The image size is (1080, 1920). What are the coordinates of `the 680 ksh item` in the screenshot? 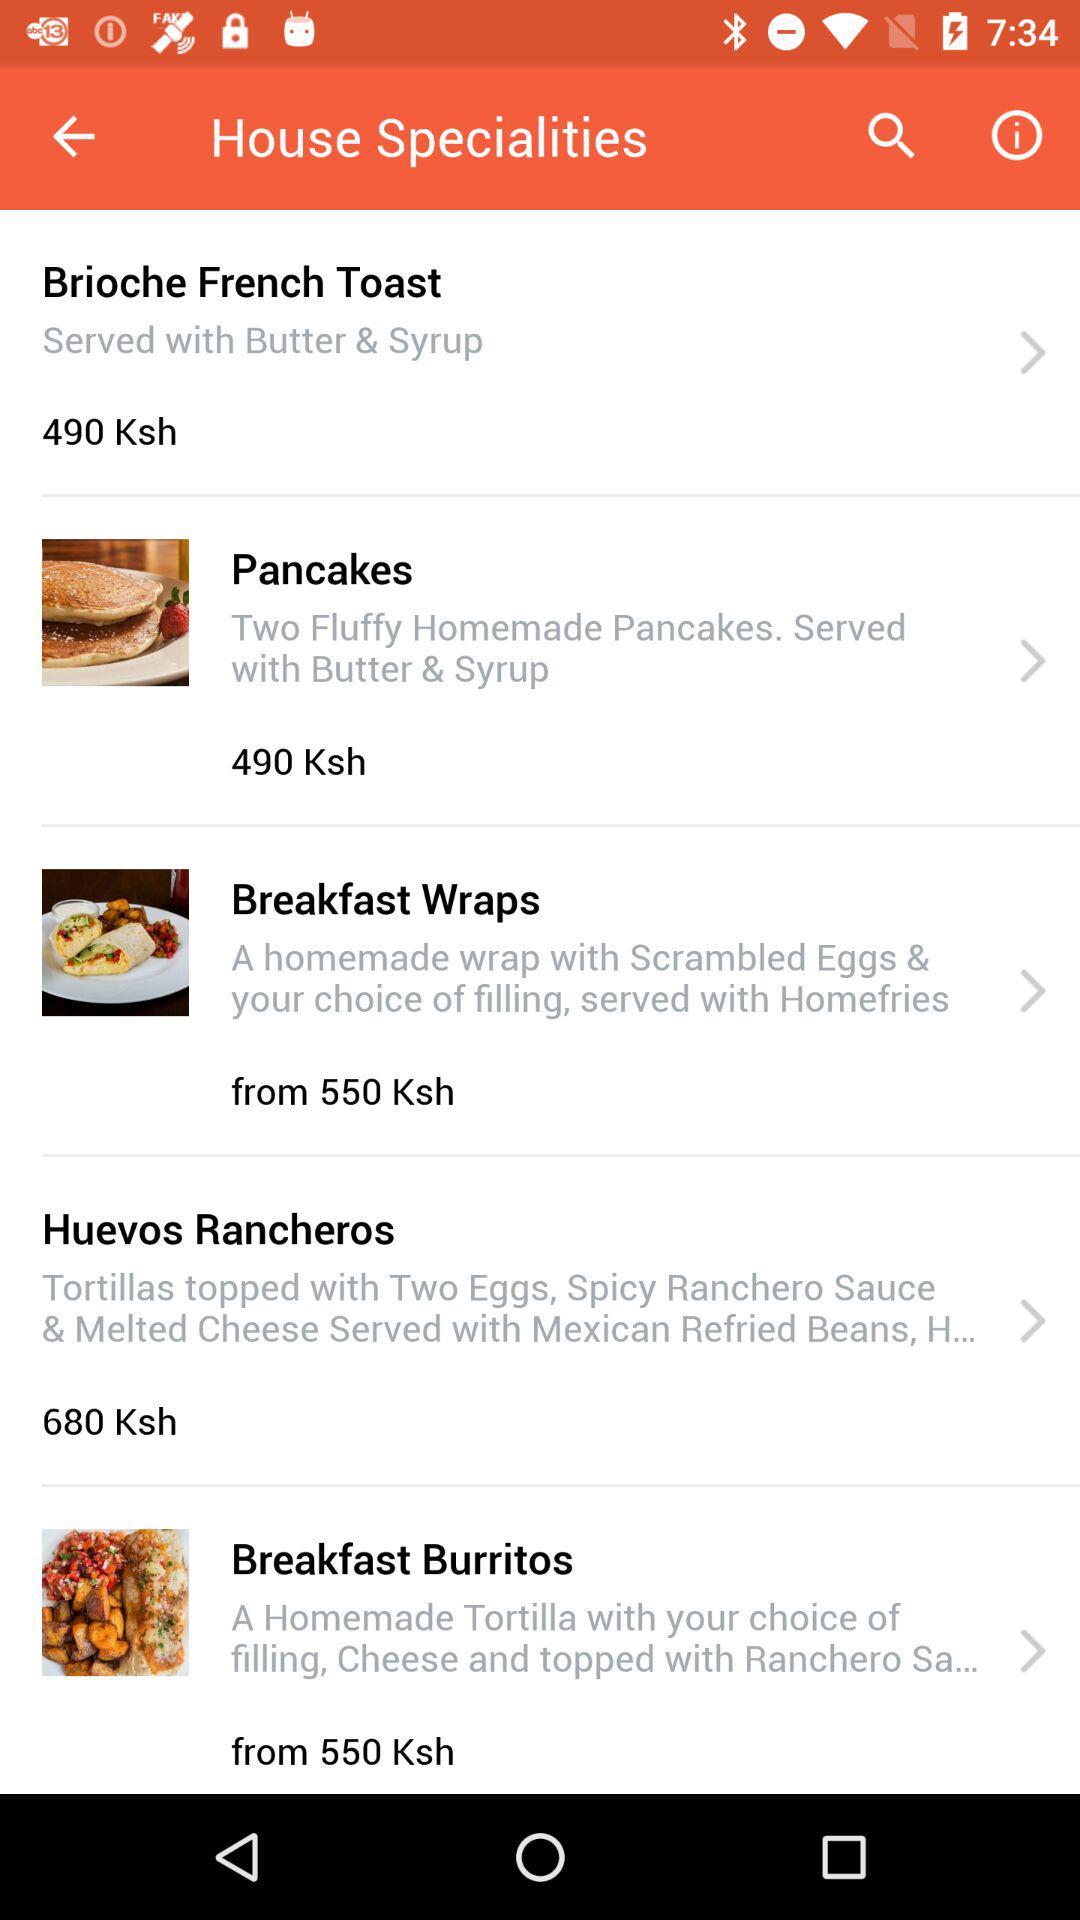 It's located at (115, 1419).